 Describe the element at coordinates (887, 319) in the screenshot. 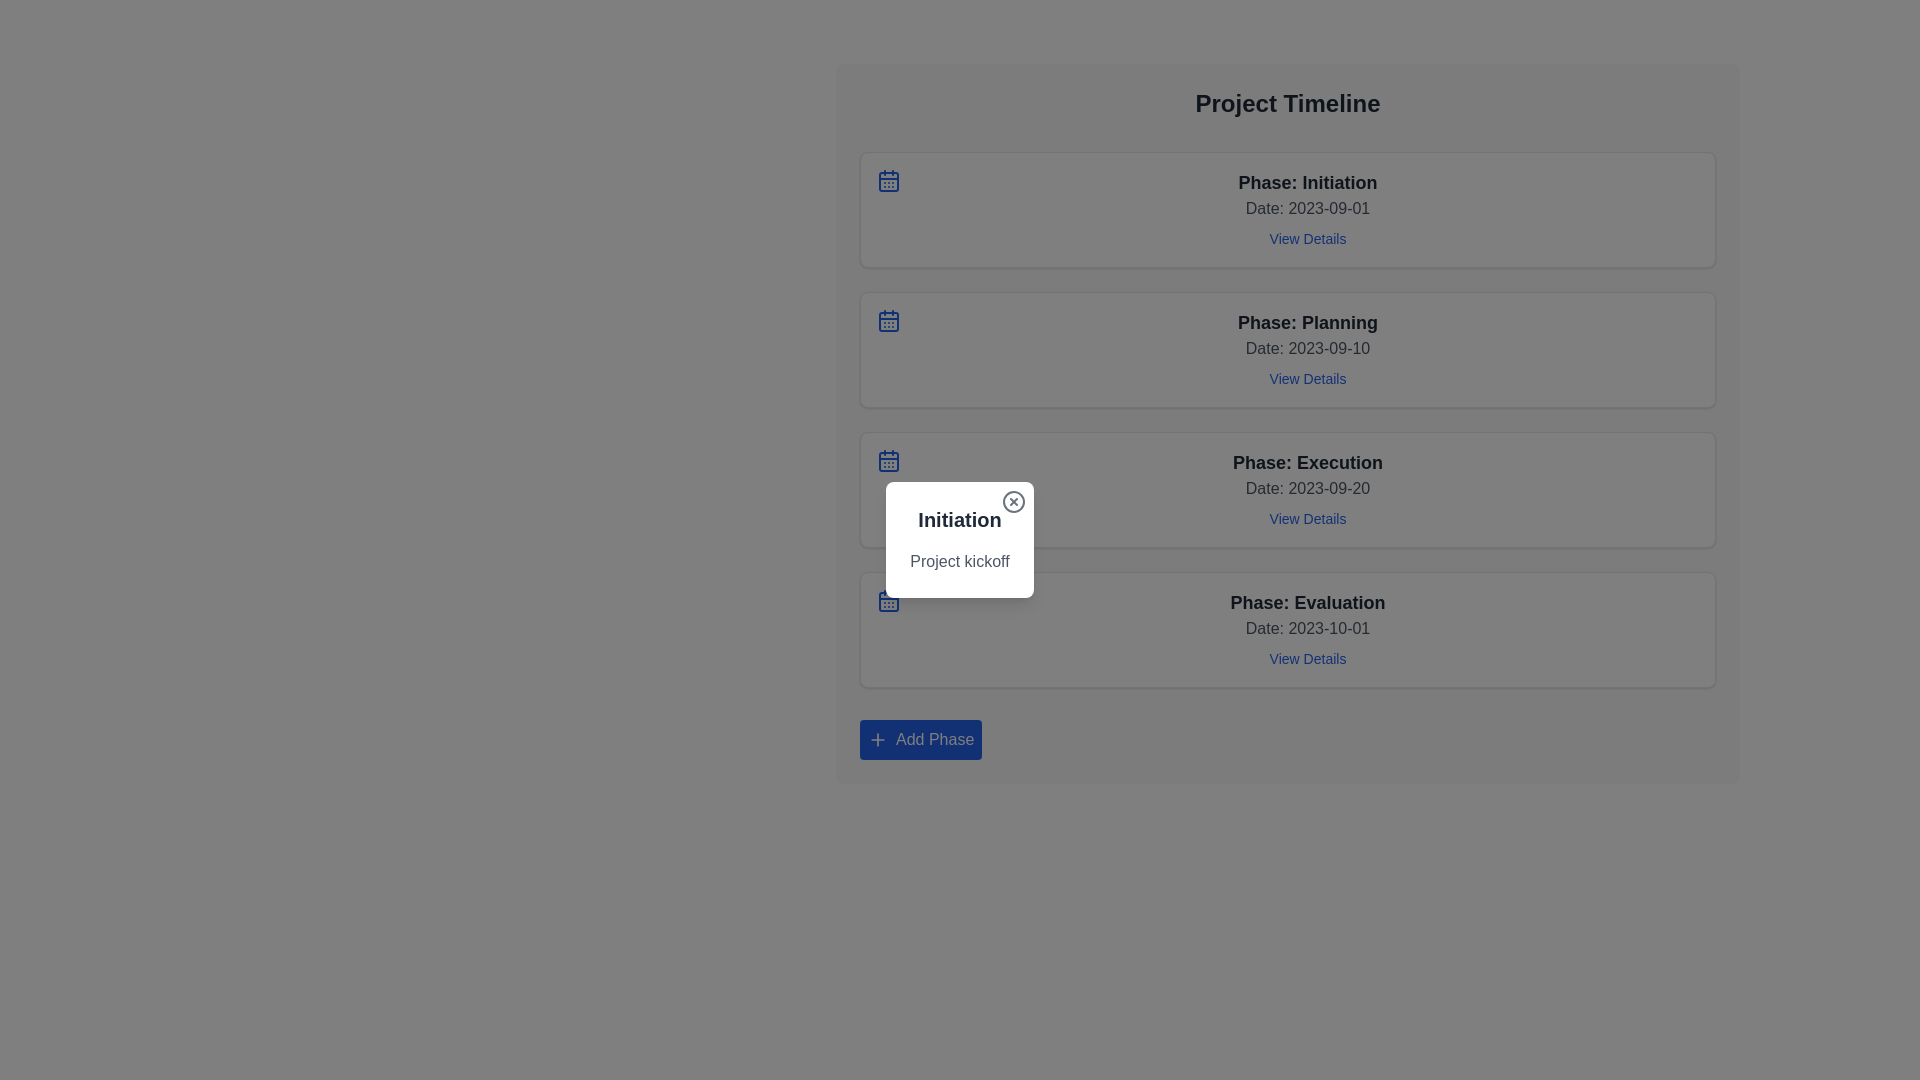

I see `the calendar icon located to the left of the text 'Phase: Planning' and 'Date: 2023-09-10' in the second entry of the project phases list for informational purposes` at that location.